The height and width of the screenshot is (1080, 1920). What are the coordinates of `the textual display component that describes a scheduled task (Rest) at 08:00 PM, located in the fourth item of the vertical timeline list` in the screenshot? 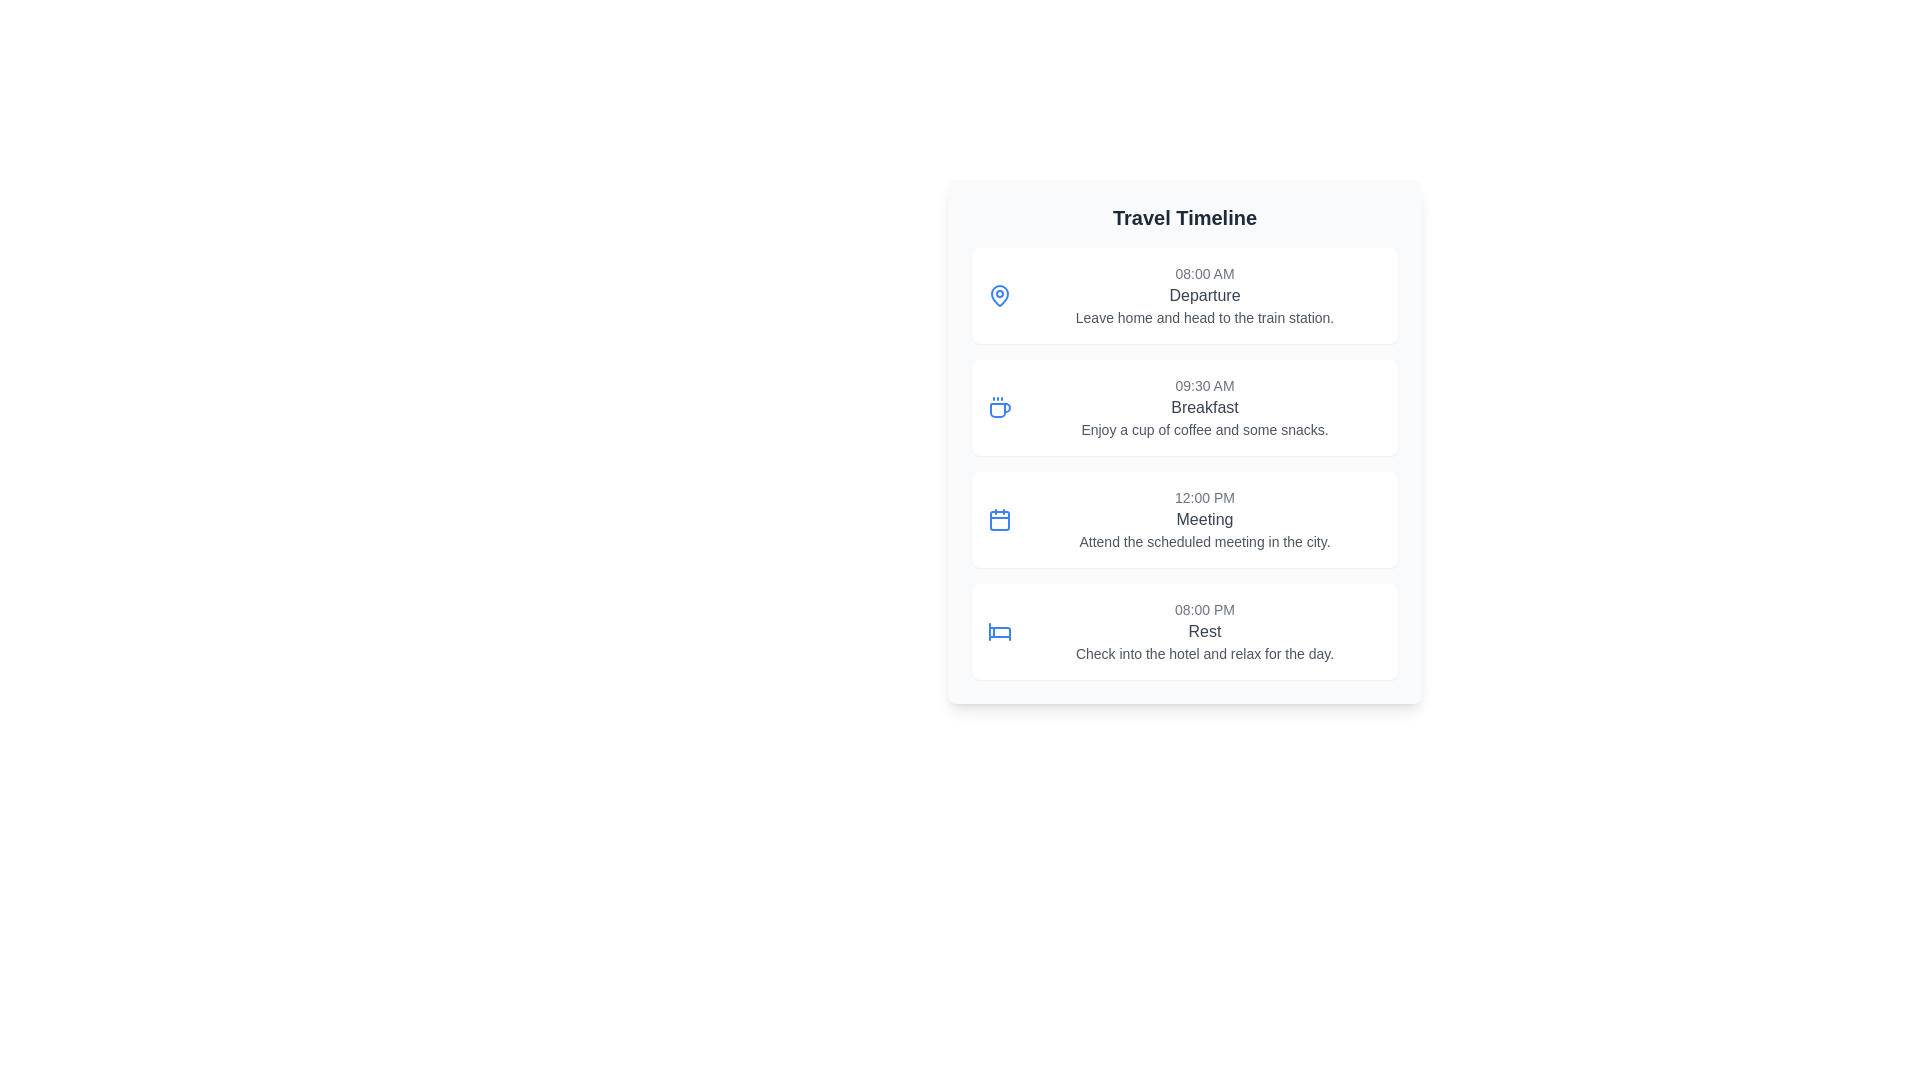 It's located at (1203, 632).